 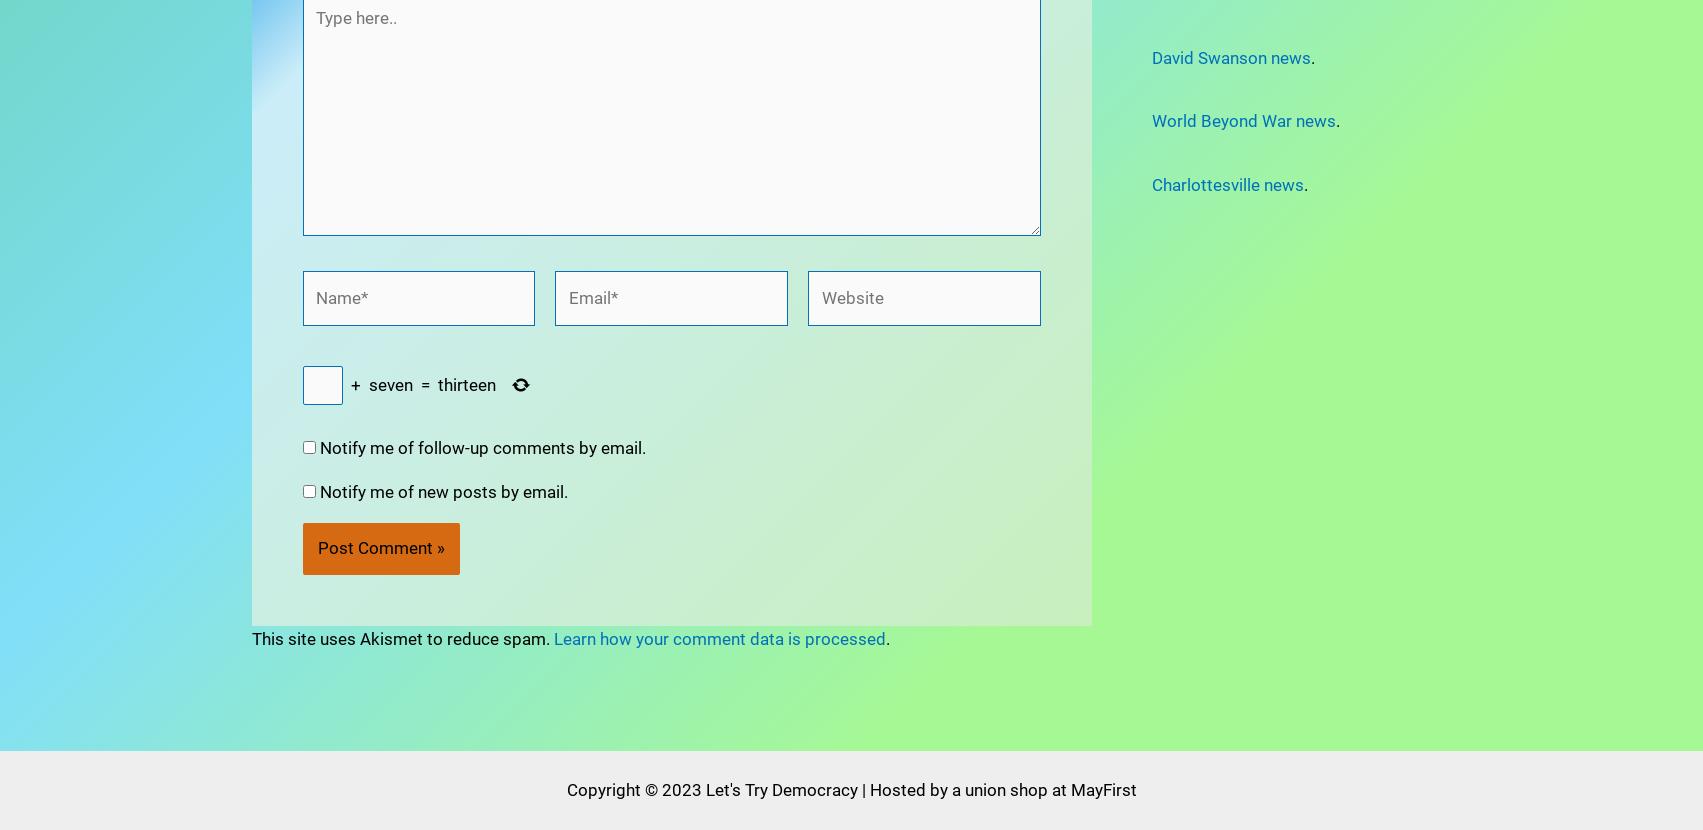 What do you see at coordinates (442, 435) in the screenshot?
I see `'Notify me of new posts by email.'` at bounding box center [442, 435].